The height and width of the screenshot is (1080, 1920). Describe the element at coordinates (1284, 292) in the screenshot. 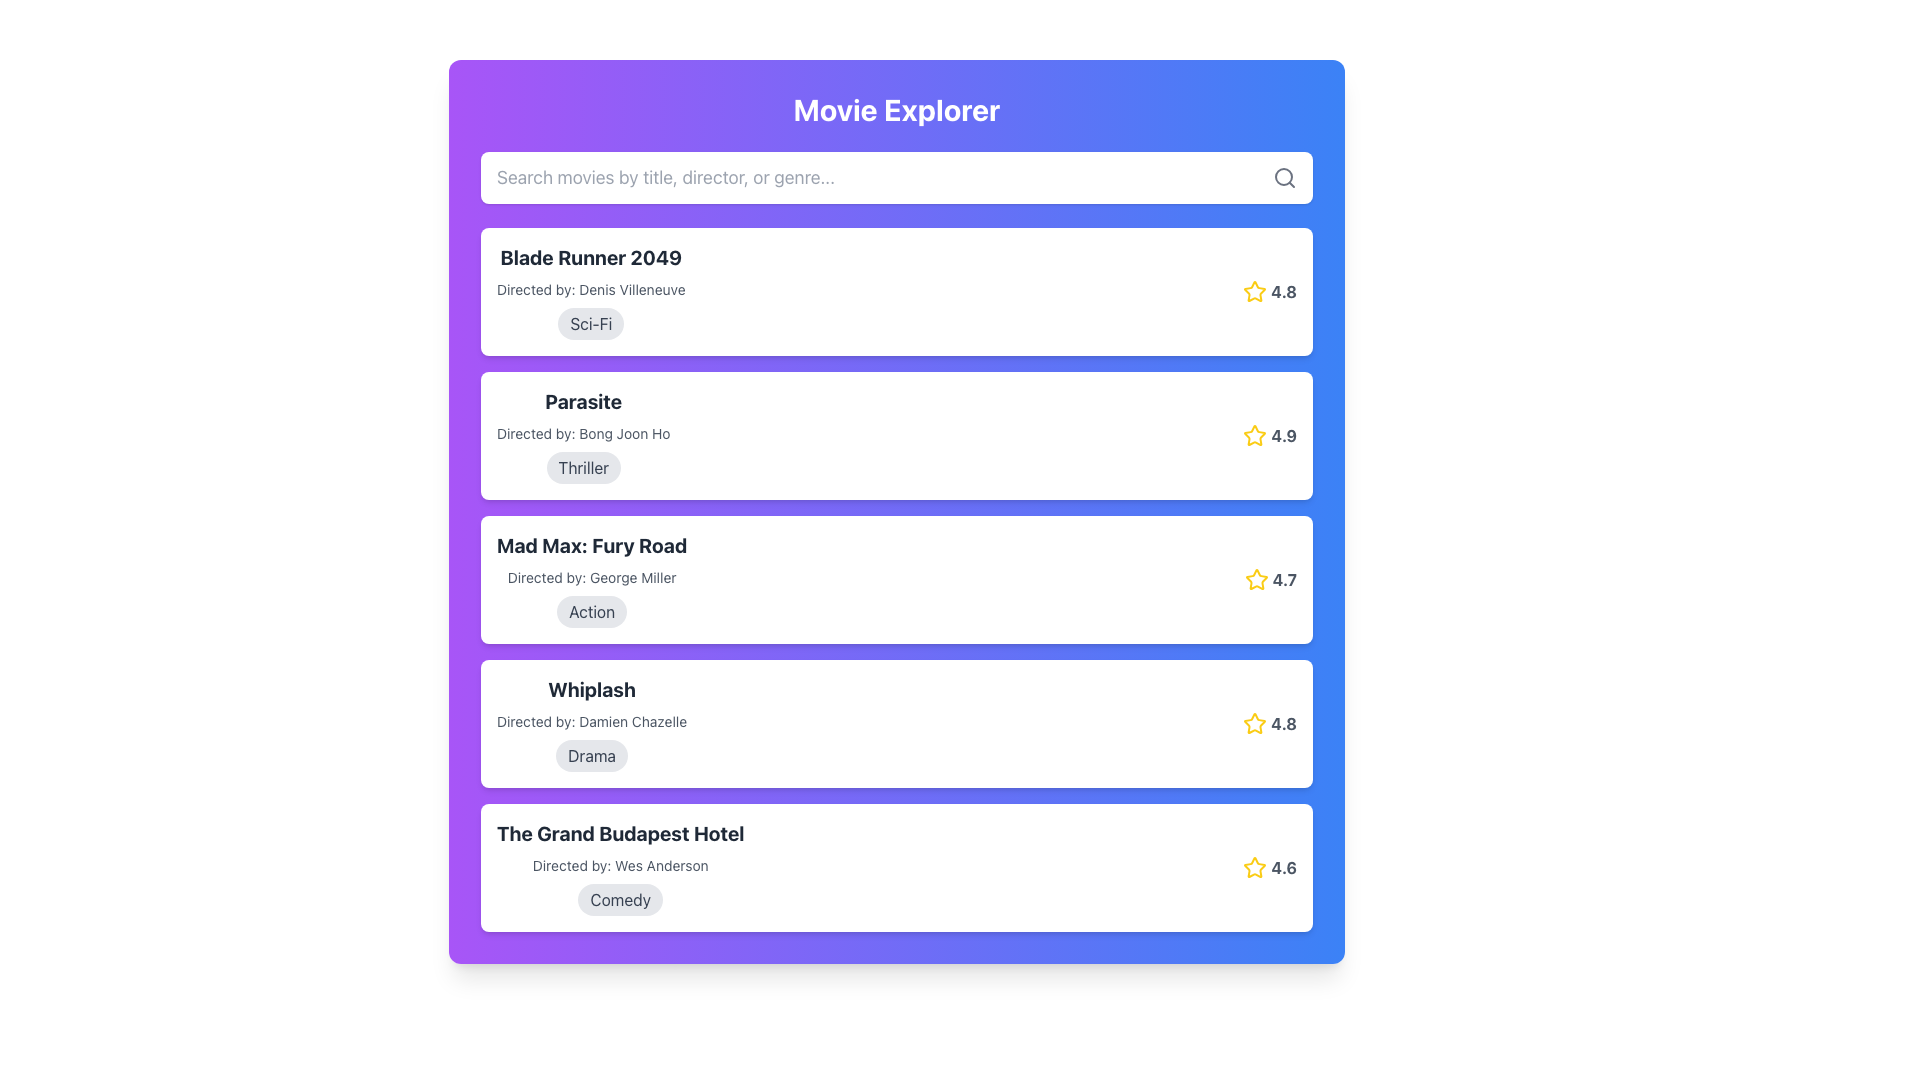

I see `rating value '4.8' displayed in bold gray text next to a yellow star icon in the fourth listing for 'Whiplash' under the 'Drama' label` at that location.